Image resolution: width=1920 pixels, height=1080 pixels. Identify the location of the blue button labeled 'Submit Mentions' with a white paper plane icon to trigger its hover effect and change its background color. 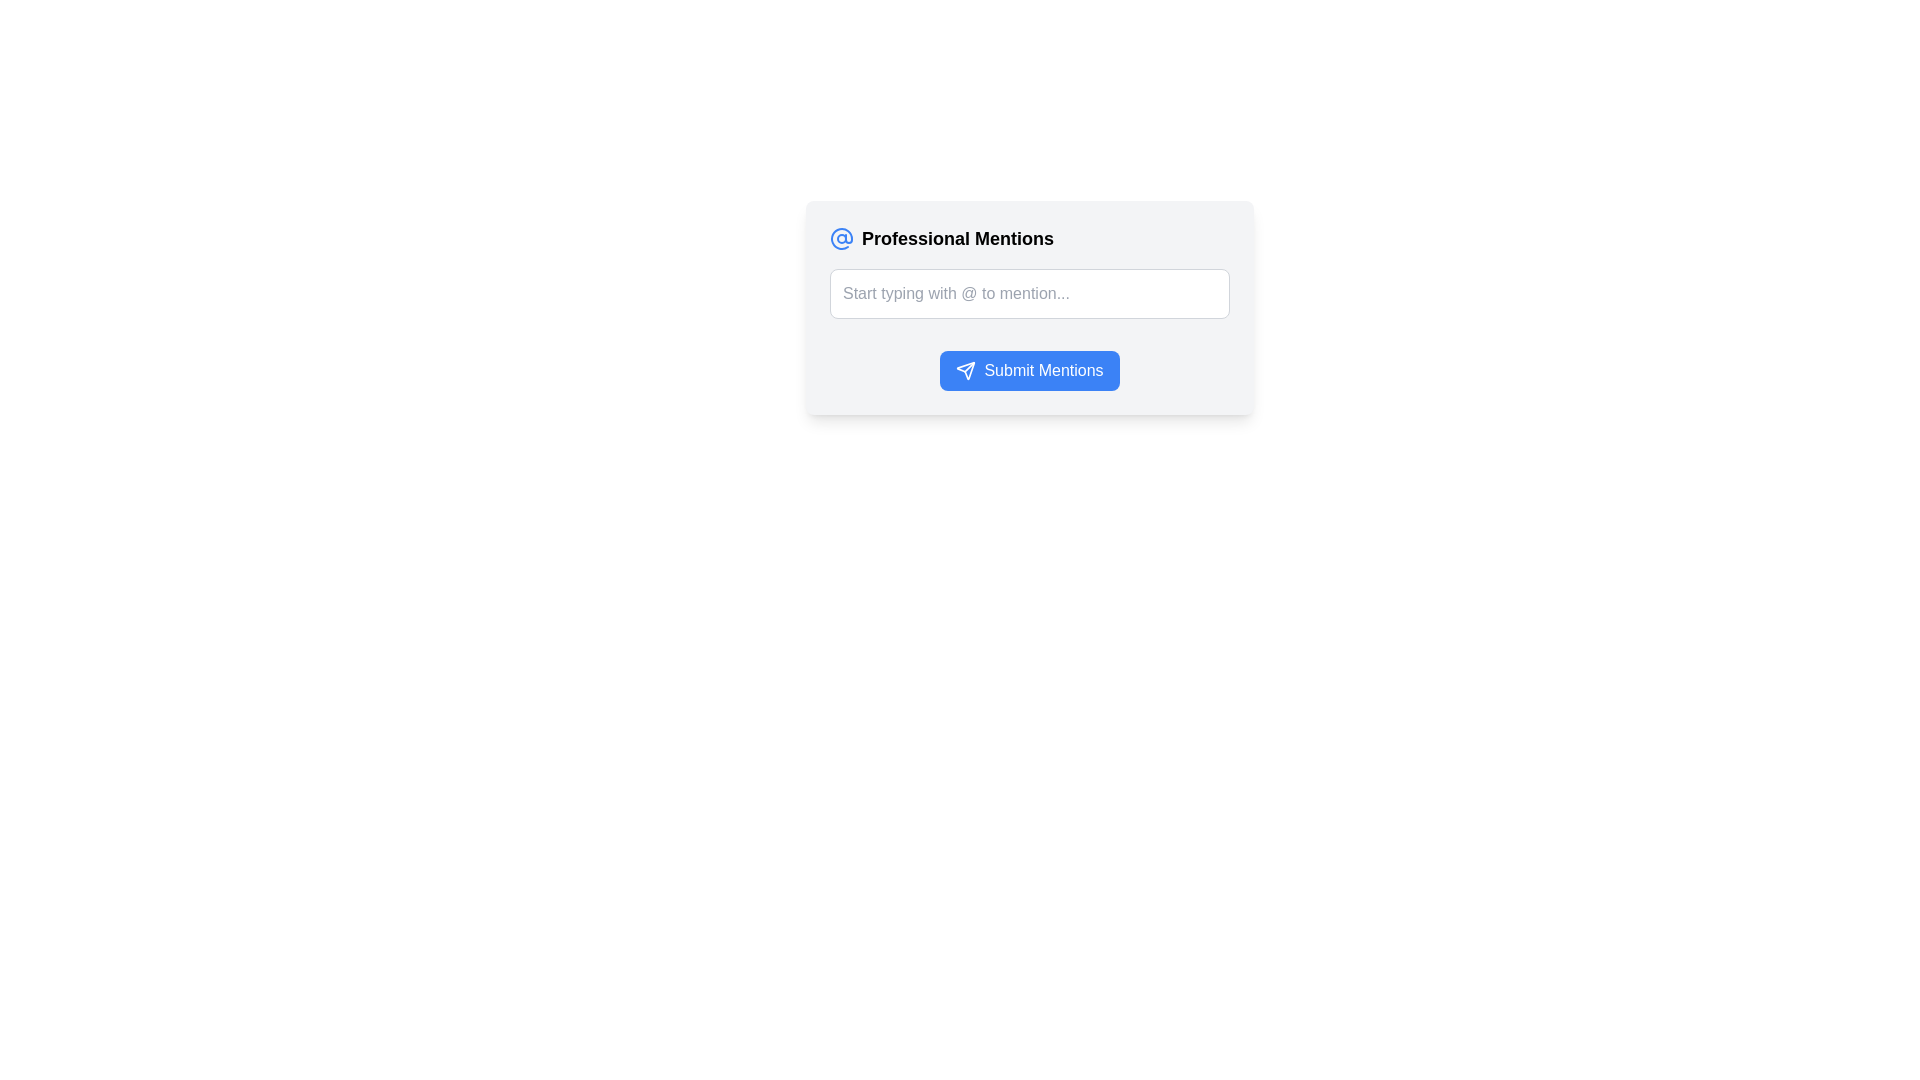
(1030, 370).